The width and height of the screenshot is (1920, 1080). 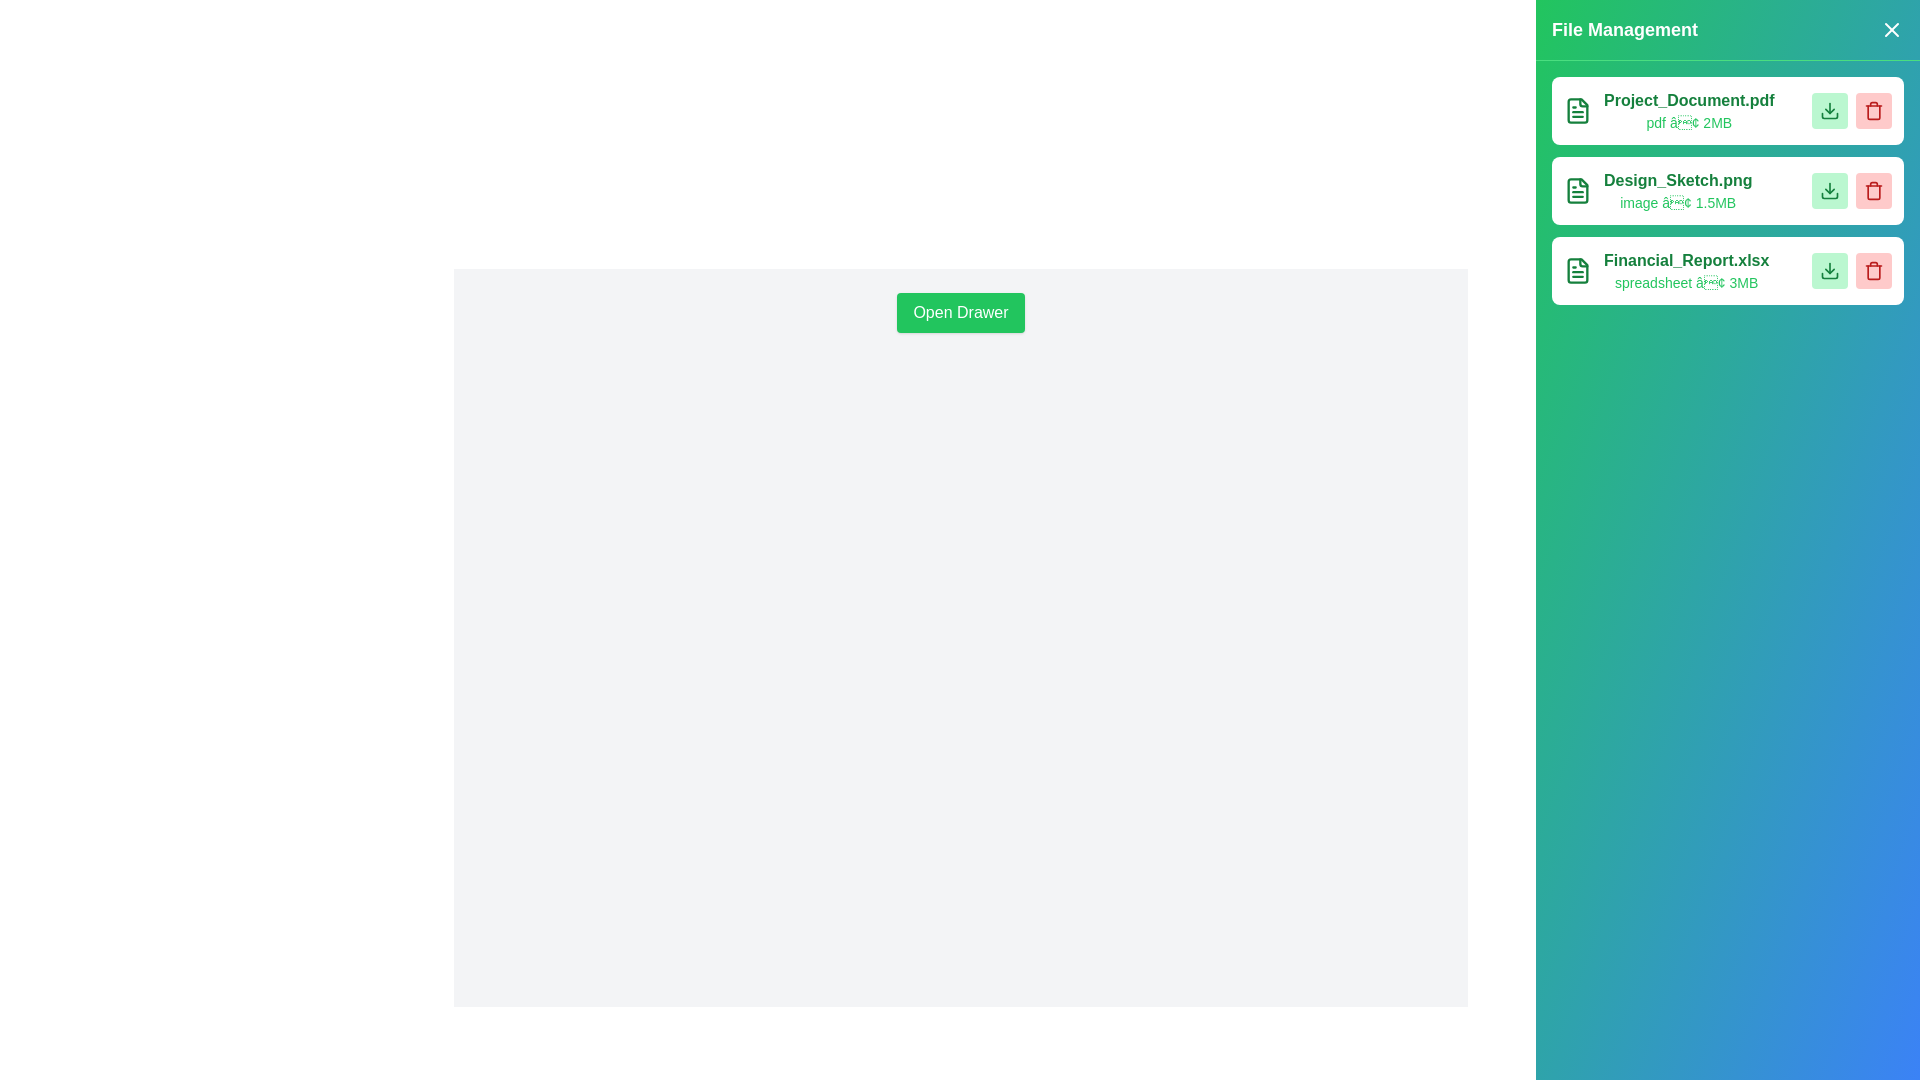 What do you see at coordinates (1829, 270) in the screenshot?
I see `the 'Download' button for the file Financial_Report.xlsx` at bounding box center [1829, 270].